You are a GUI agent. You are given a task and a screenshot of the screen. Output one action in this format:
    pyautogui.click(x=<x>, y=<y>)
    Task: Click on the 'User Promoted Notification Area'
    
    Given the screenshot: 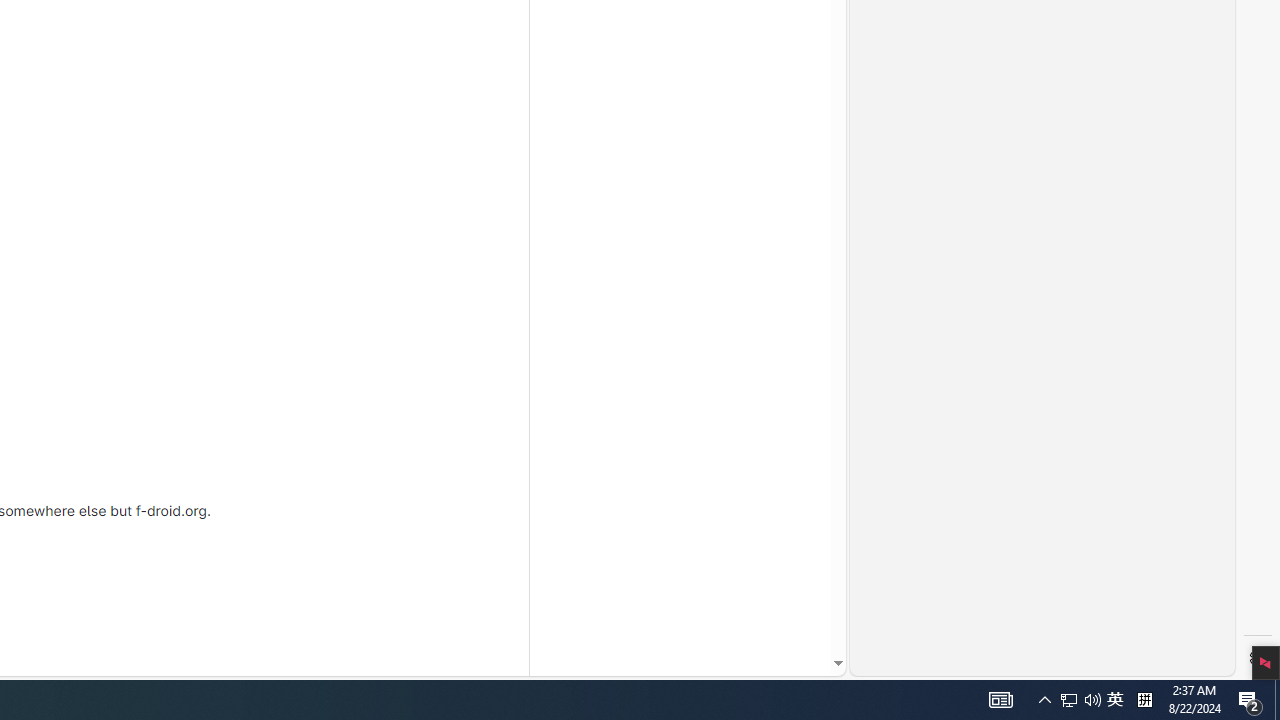 What is the action you would take?
    pyautogui.click(x=1000, y=698)
    